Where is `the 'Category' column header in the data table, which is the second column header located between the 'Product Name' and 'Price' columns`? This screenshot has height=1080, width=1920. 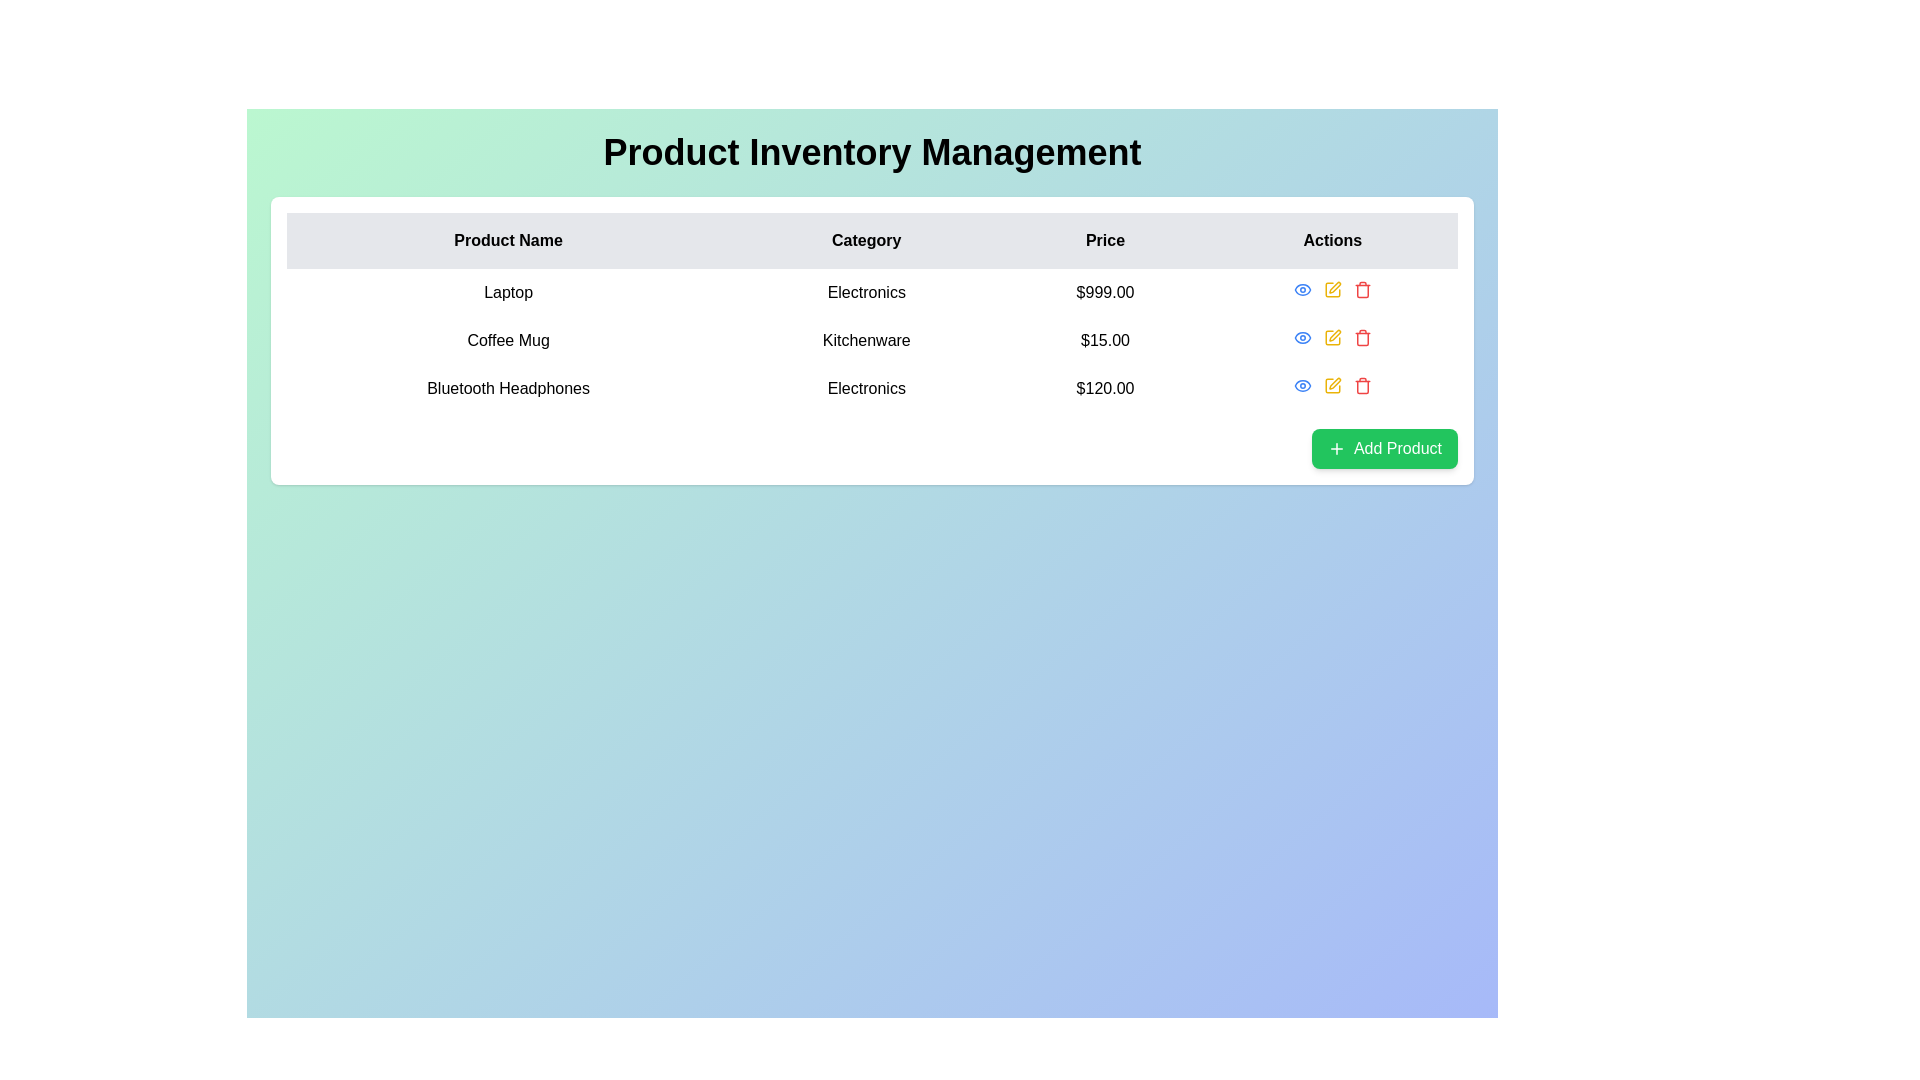
the 'Category' column header in the data table, which is the second column header located between the 'Product Name' and 'Price' columns is located at coordinates (866, 239).